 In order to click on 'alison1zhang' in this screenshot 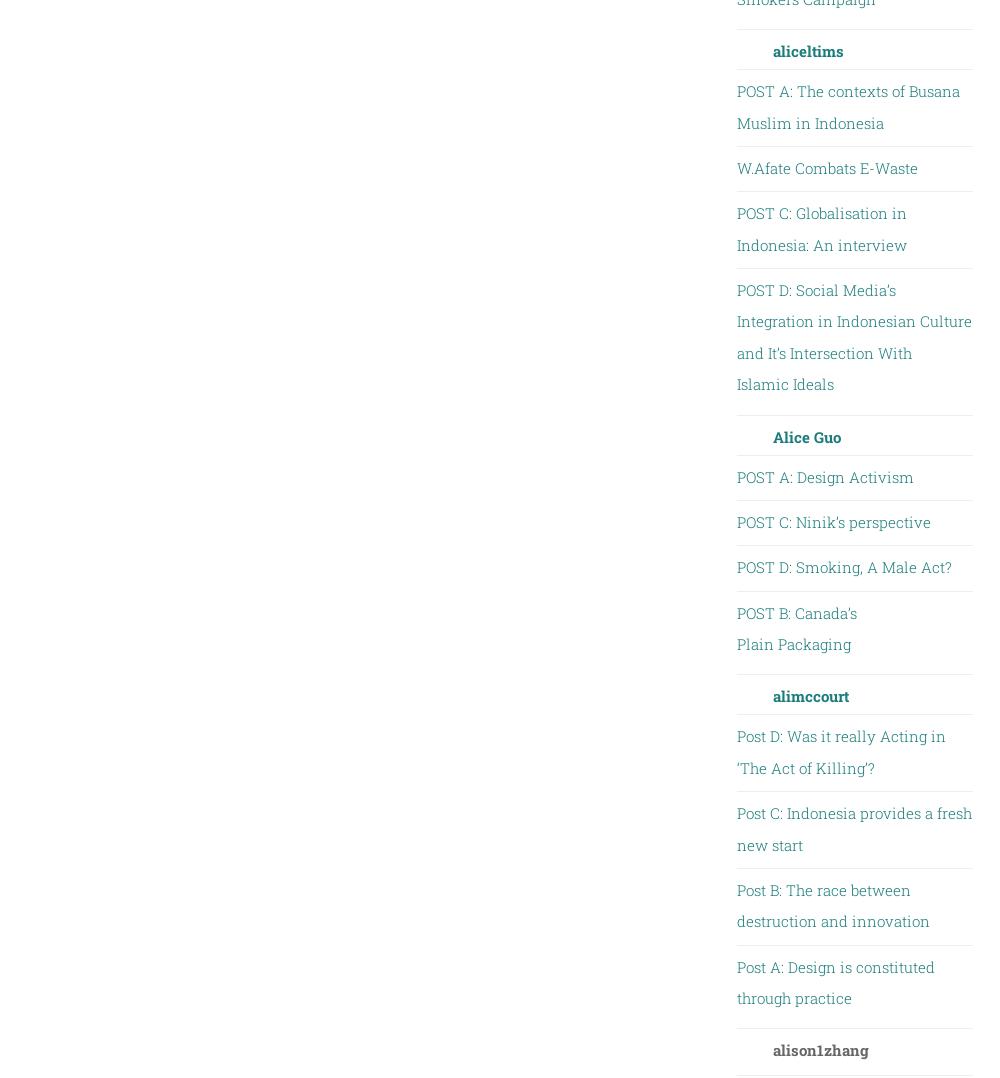, I will do `click(819, 1049)`.